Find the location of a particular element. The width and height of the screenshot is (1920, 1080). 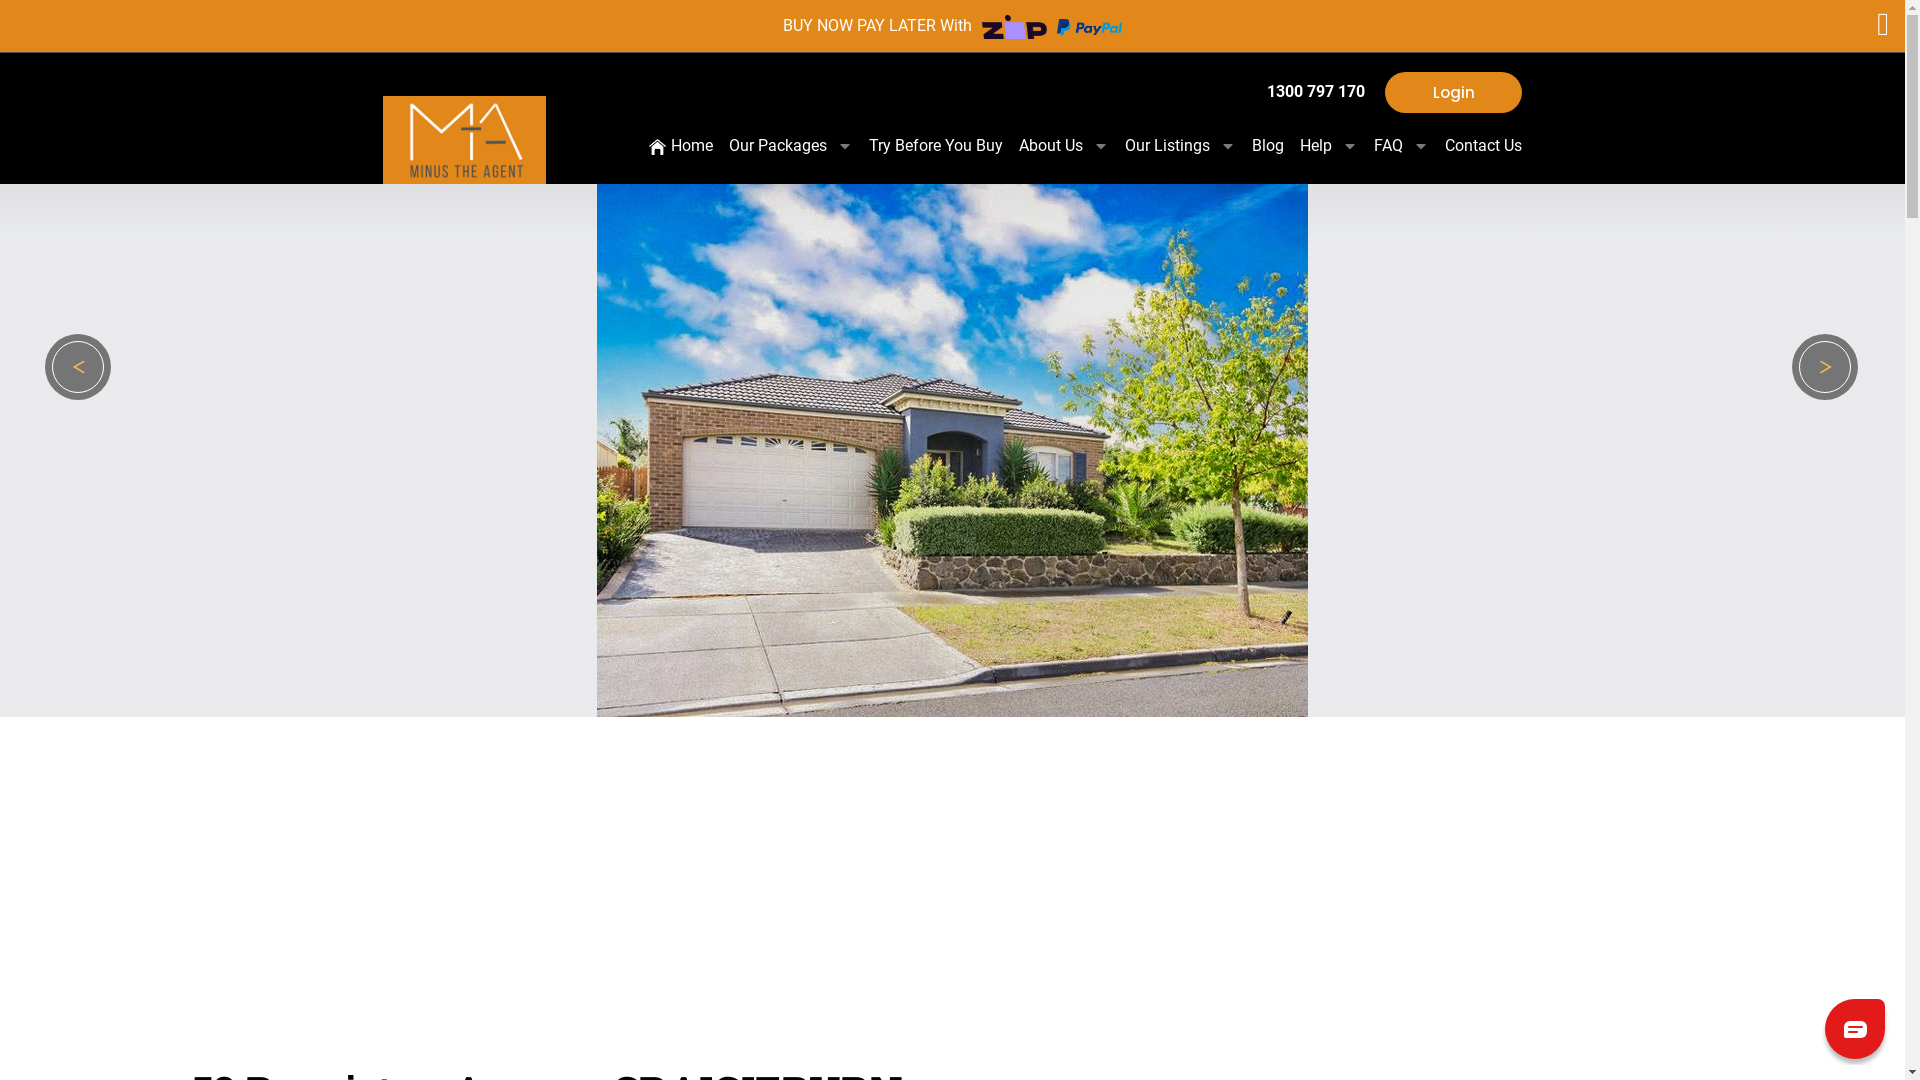

'Our Packages' is located at coordinates (796, 145).